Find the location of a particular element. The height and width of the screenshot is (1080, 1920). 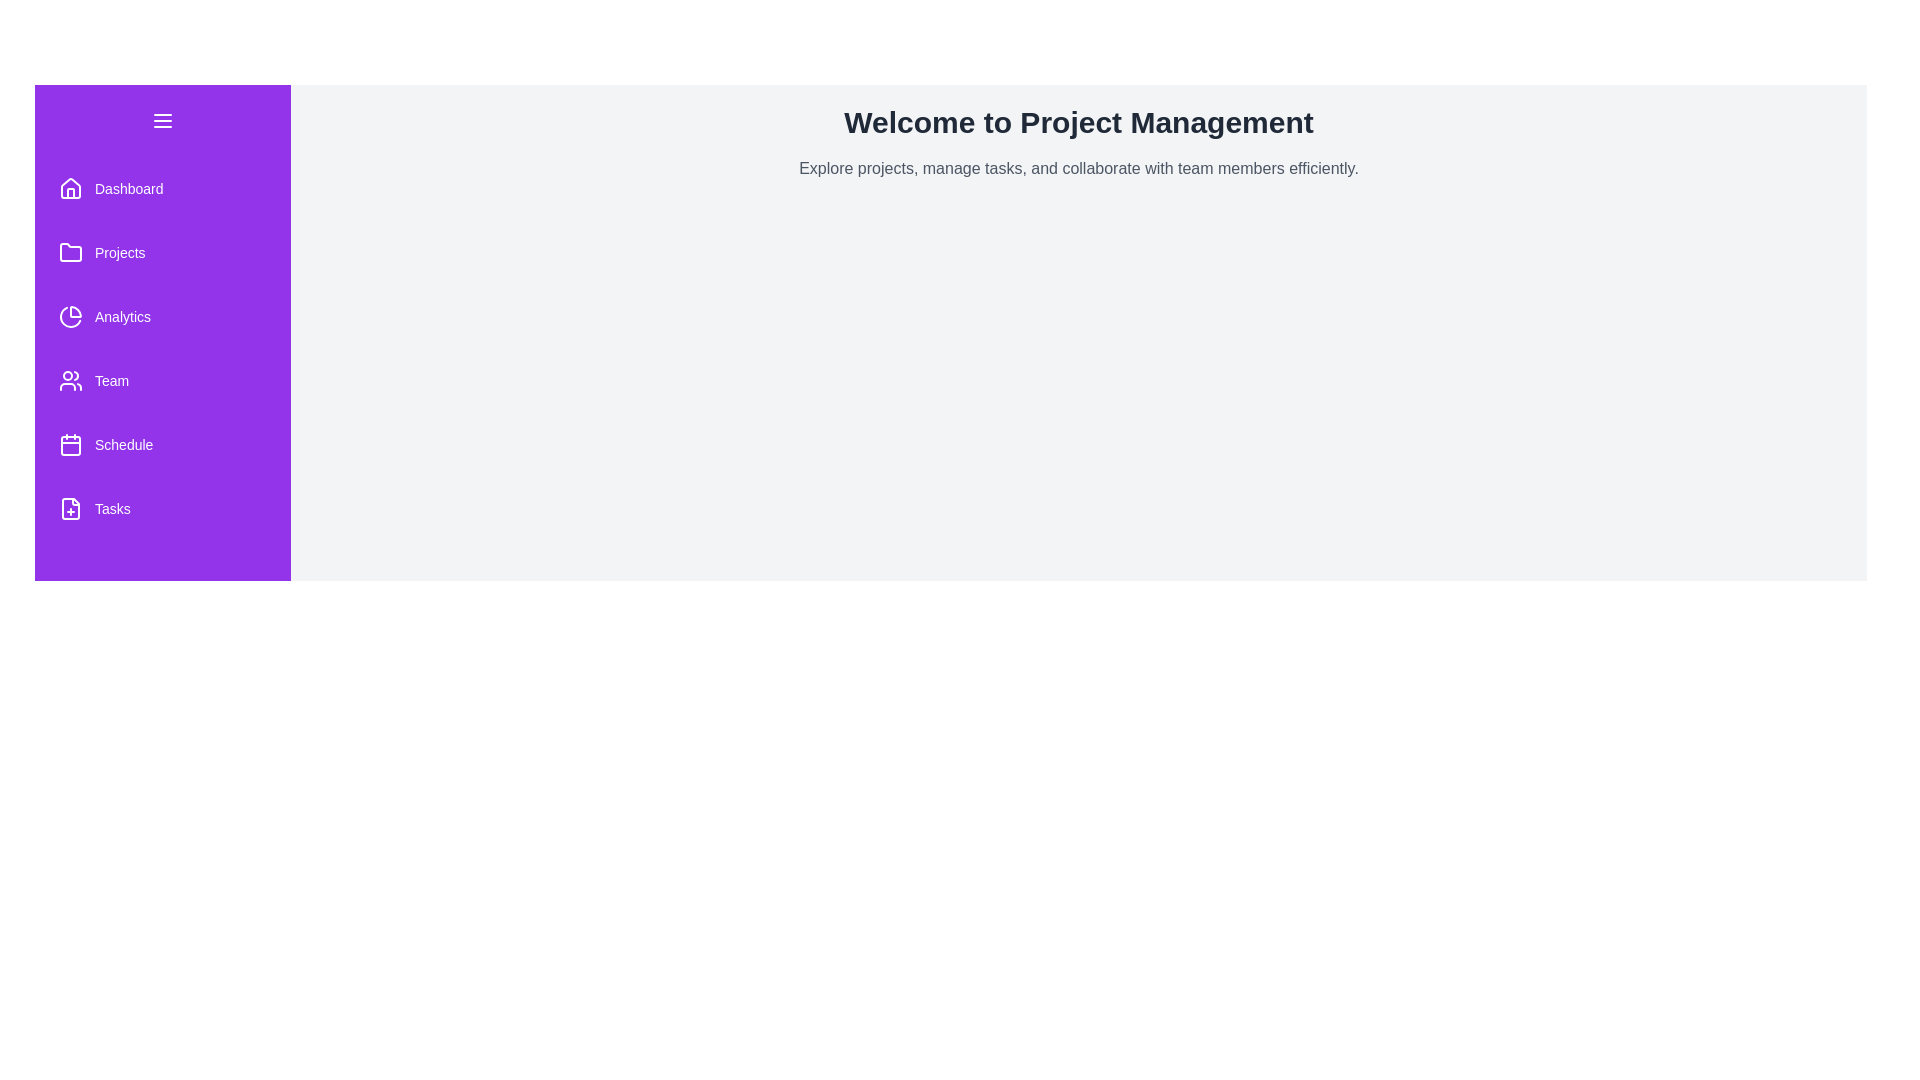

the 'Team' menu item in the drawer is located at coordinates (163, 381).